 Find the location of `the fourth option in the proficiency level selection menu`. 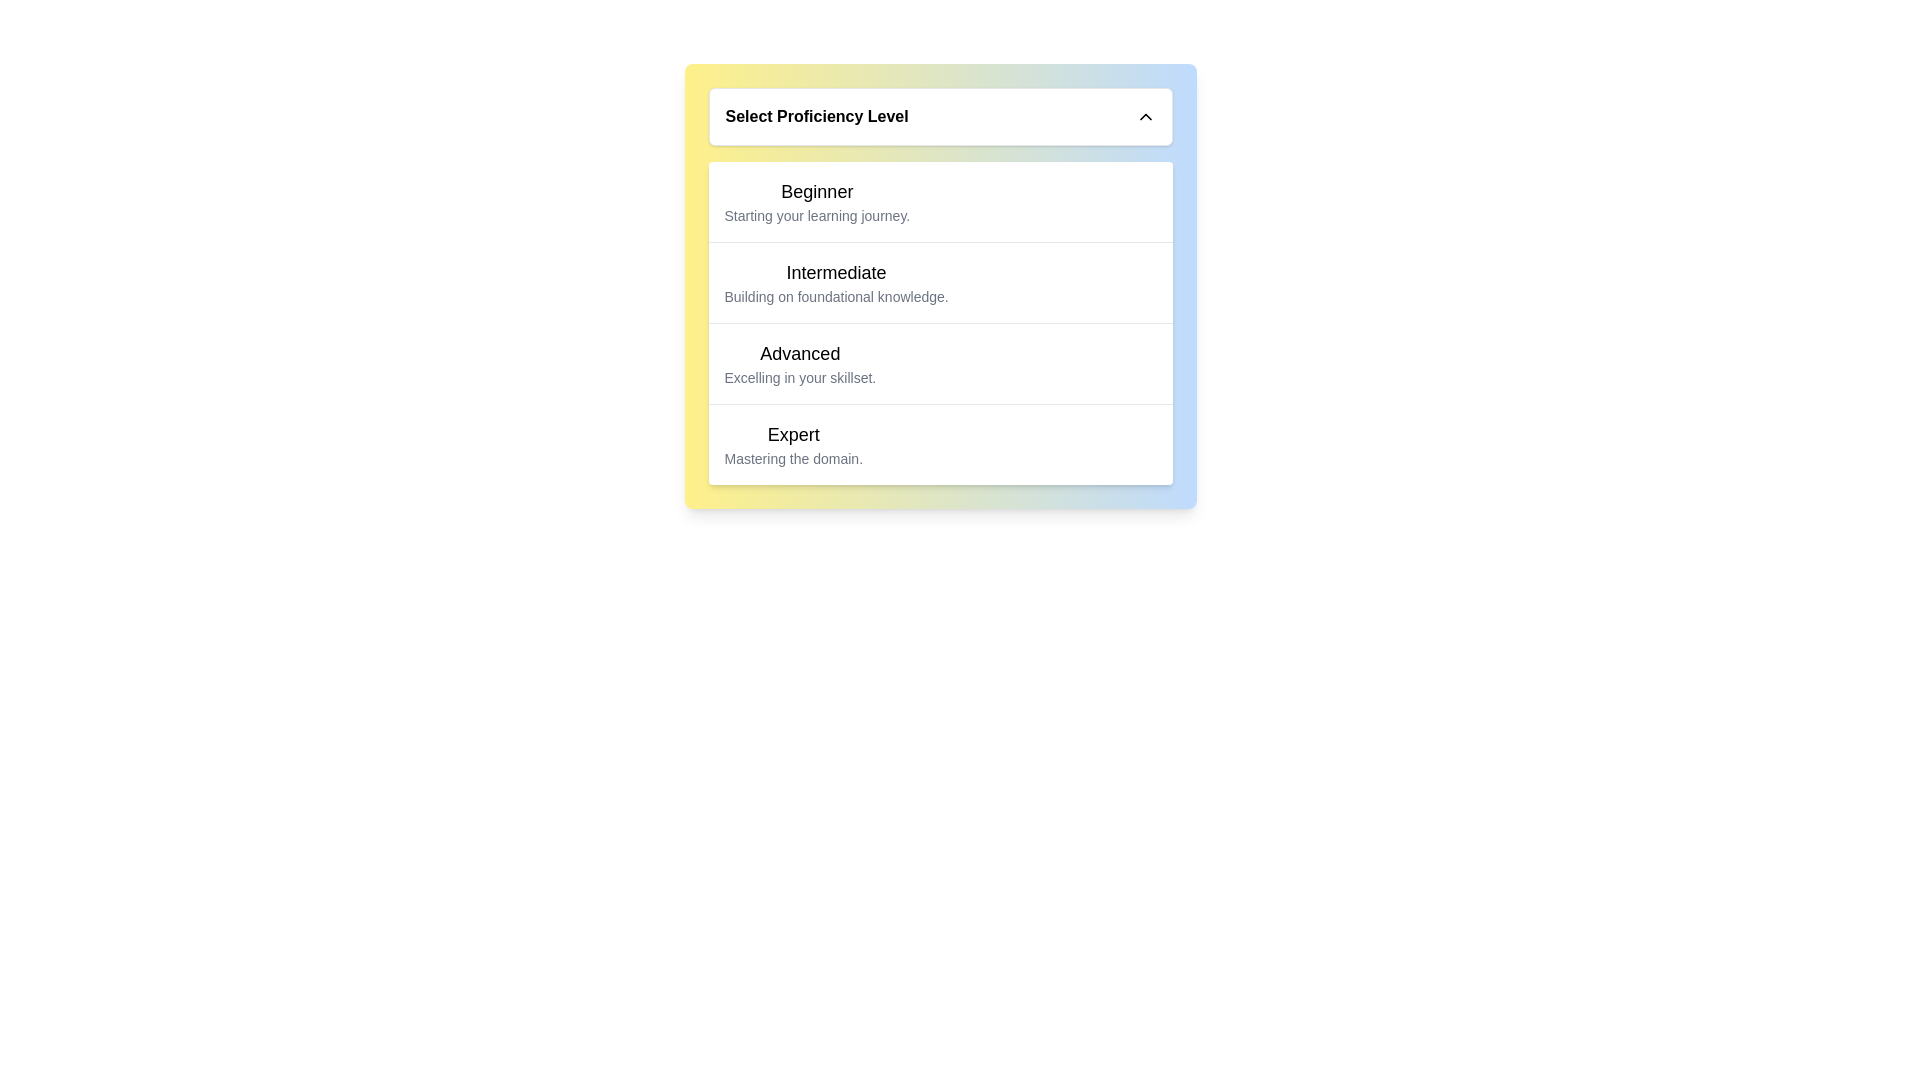

the fourth option in the proficiency level selection menu is located at coordinates (792, 443).